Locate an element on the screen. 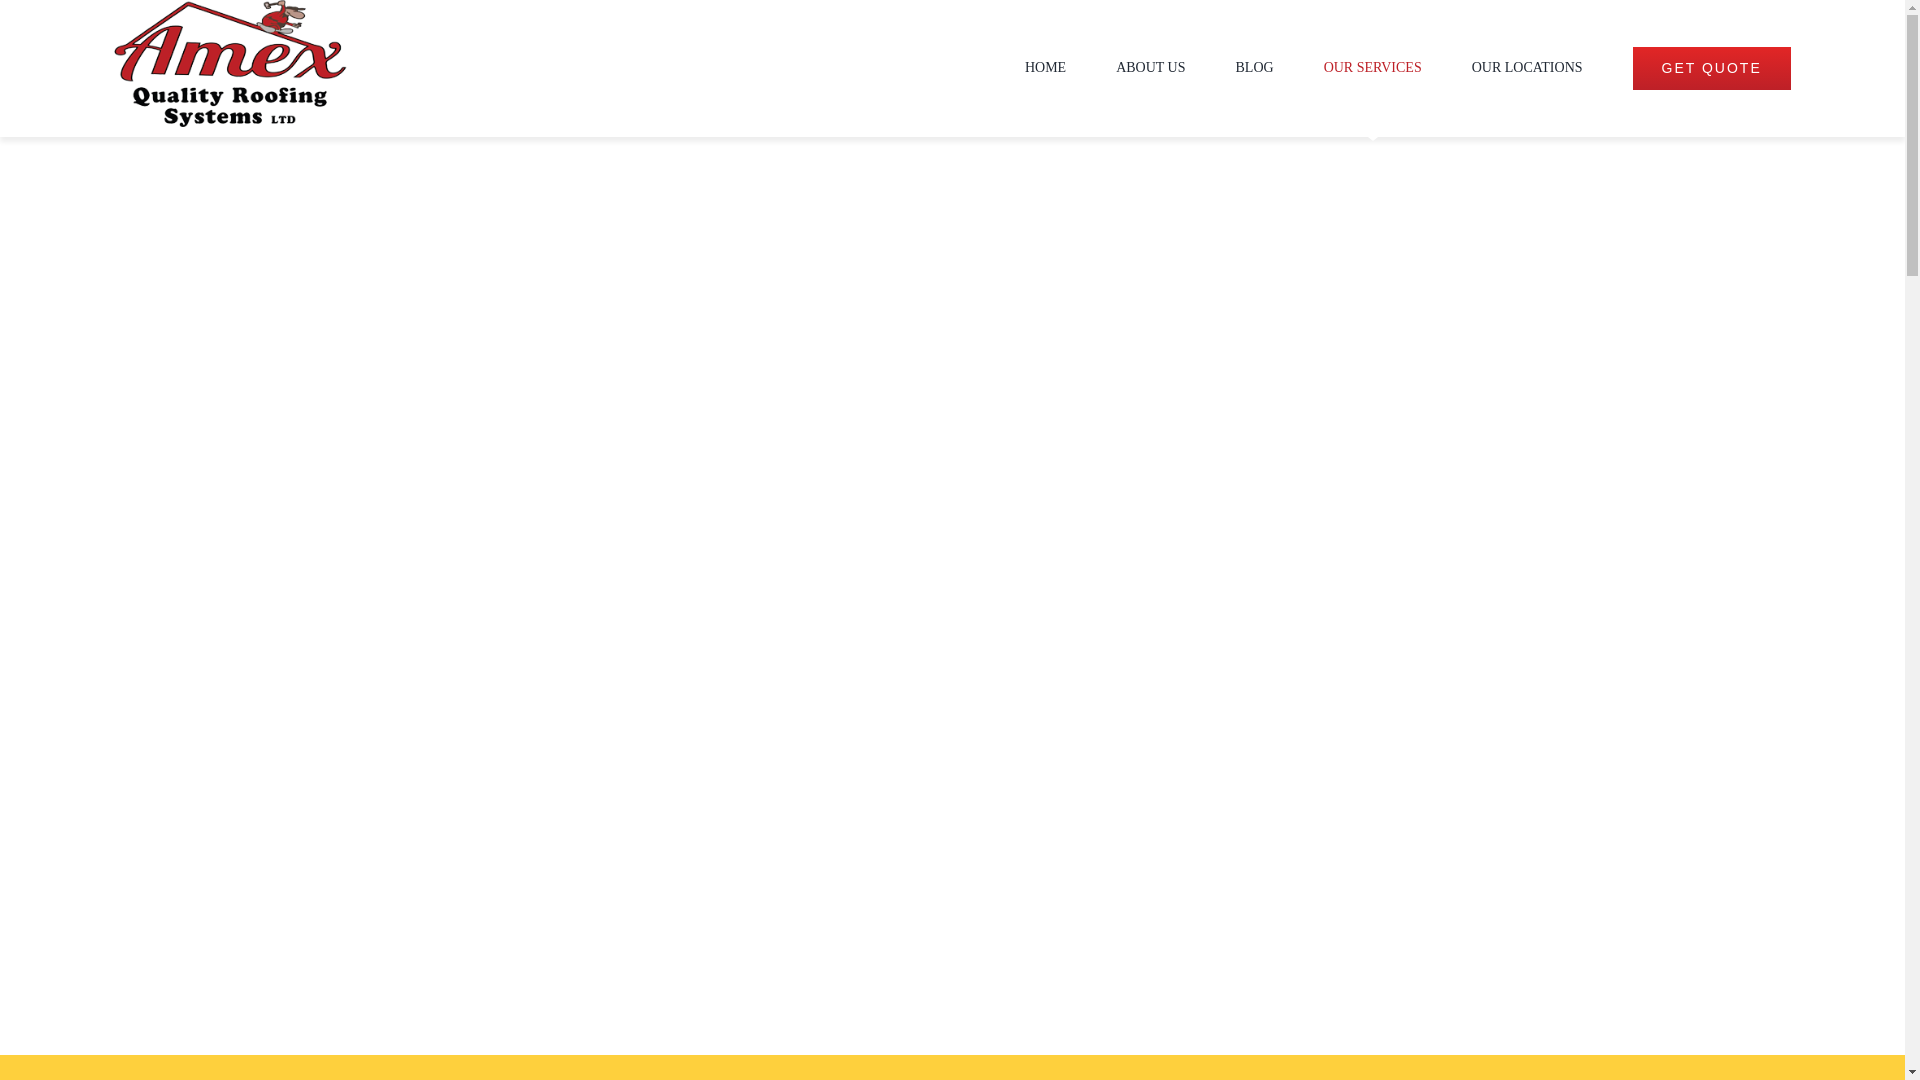 This screenshot has width=1920, height=1080. 'GET QUOTE' is located at coordinates (1711, 67).